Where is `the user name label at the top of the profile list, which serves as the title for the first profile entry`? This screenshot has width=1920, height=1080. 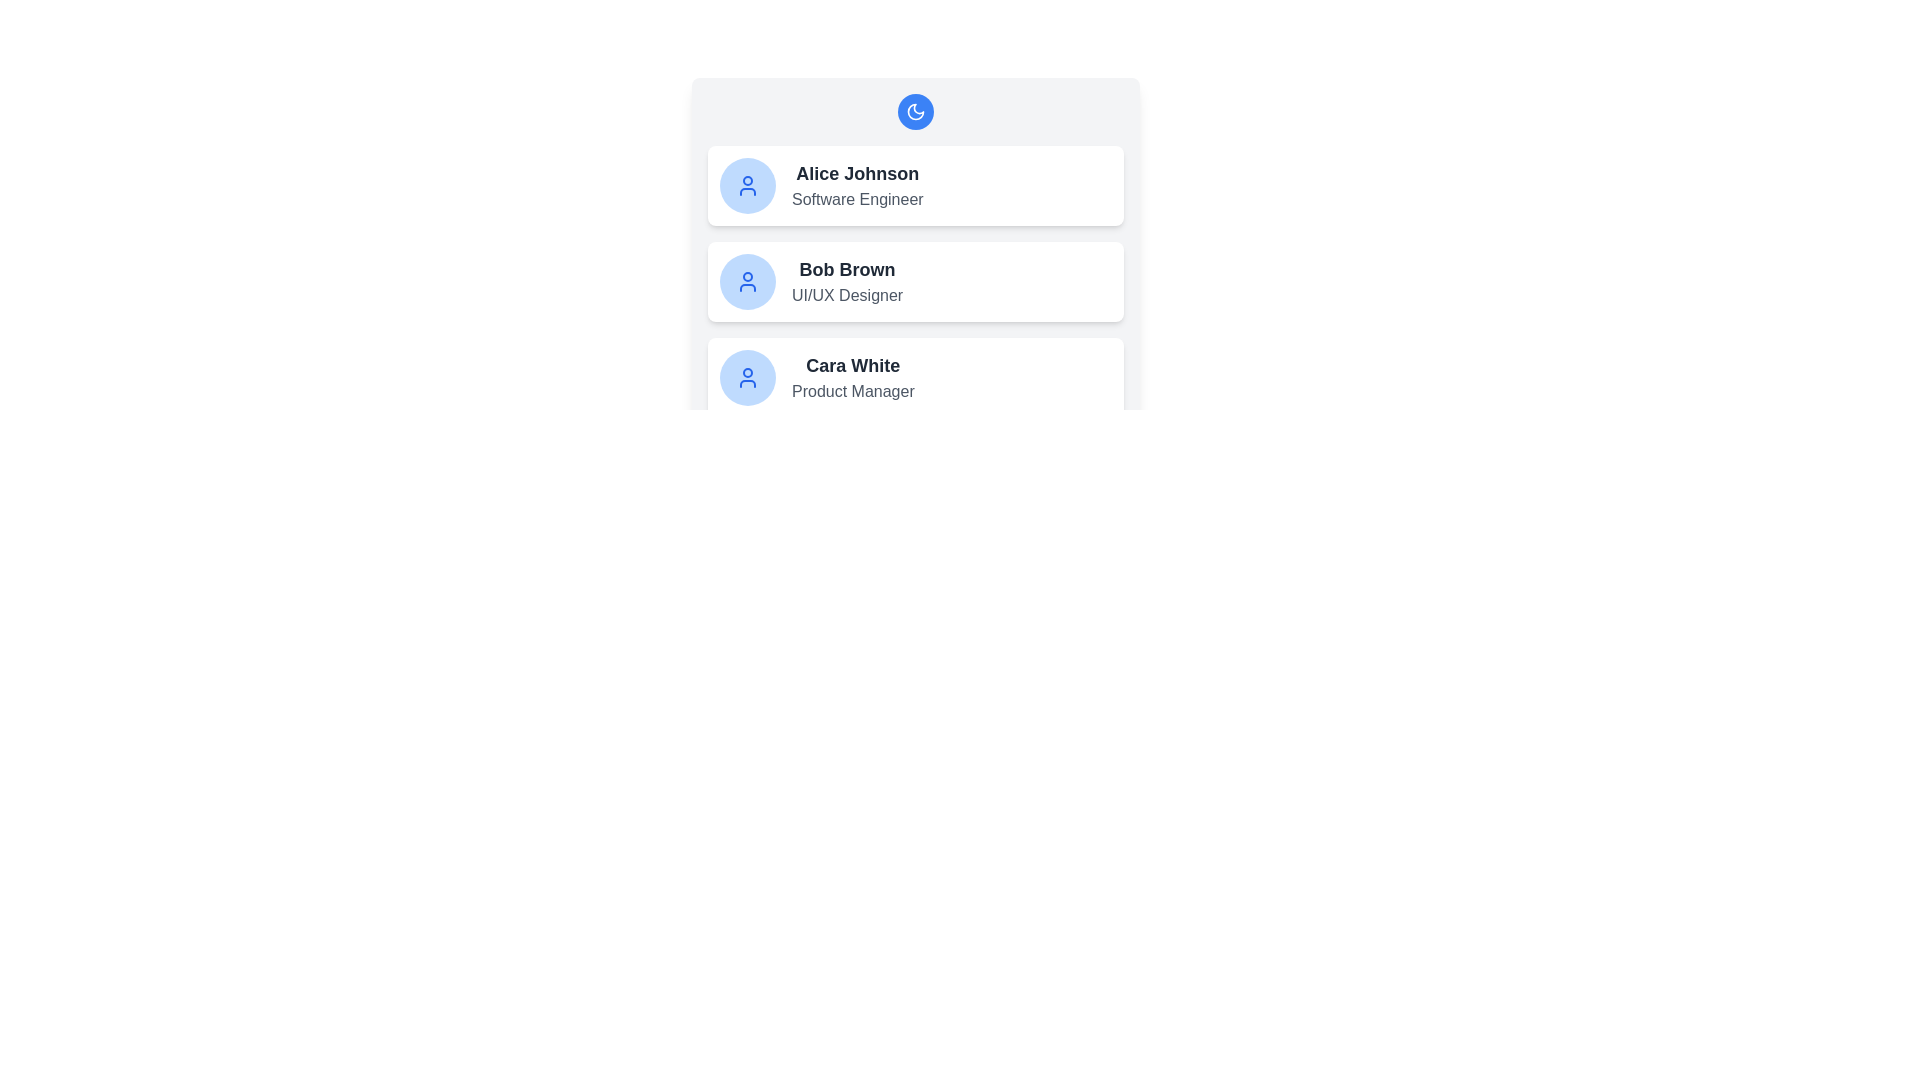 the user name label at the top of the profile list, which serves as the title for the first profile entry is located at coordinates (857, 172).